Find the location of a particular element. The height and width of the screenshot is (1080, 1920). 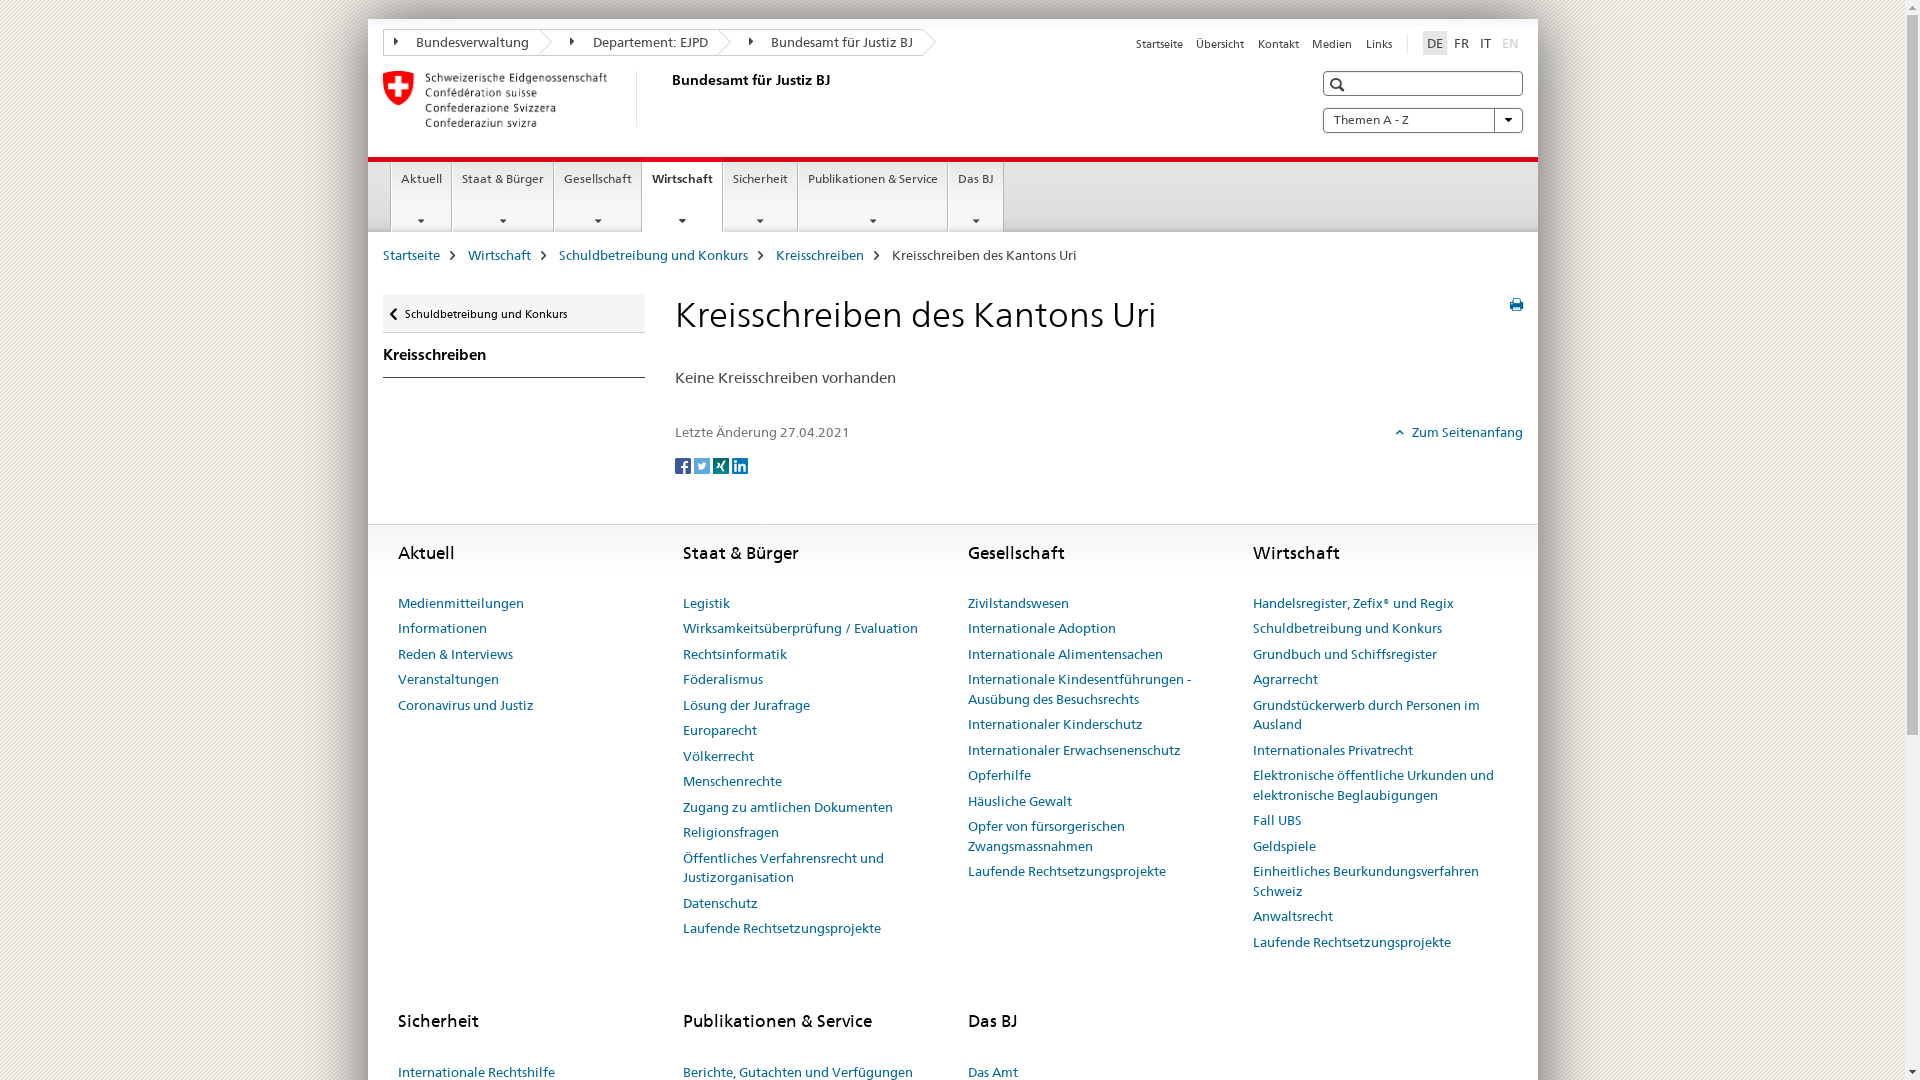

'Grundbuch und Schiffsregister' is located at coordinates (1344, 655).